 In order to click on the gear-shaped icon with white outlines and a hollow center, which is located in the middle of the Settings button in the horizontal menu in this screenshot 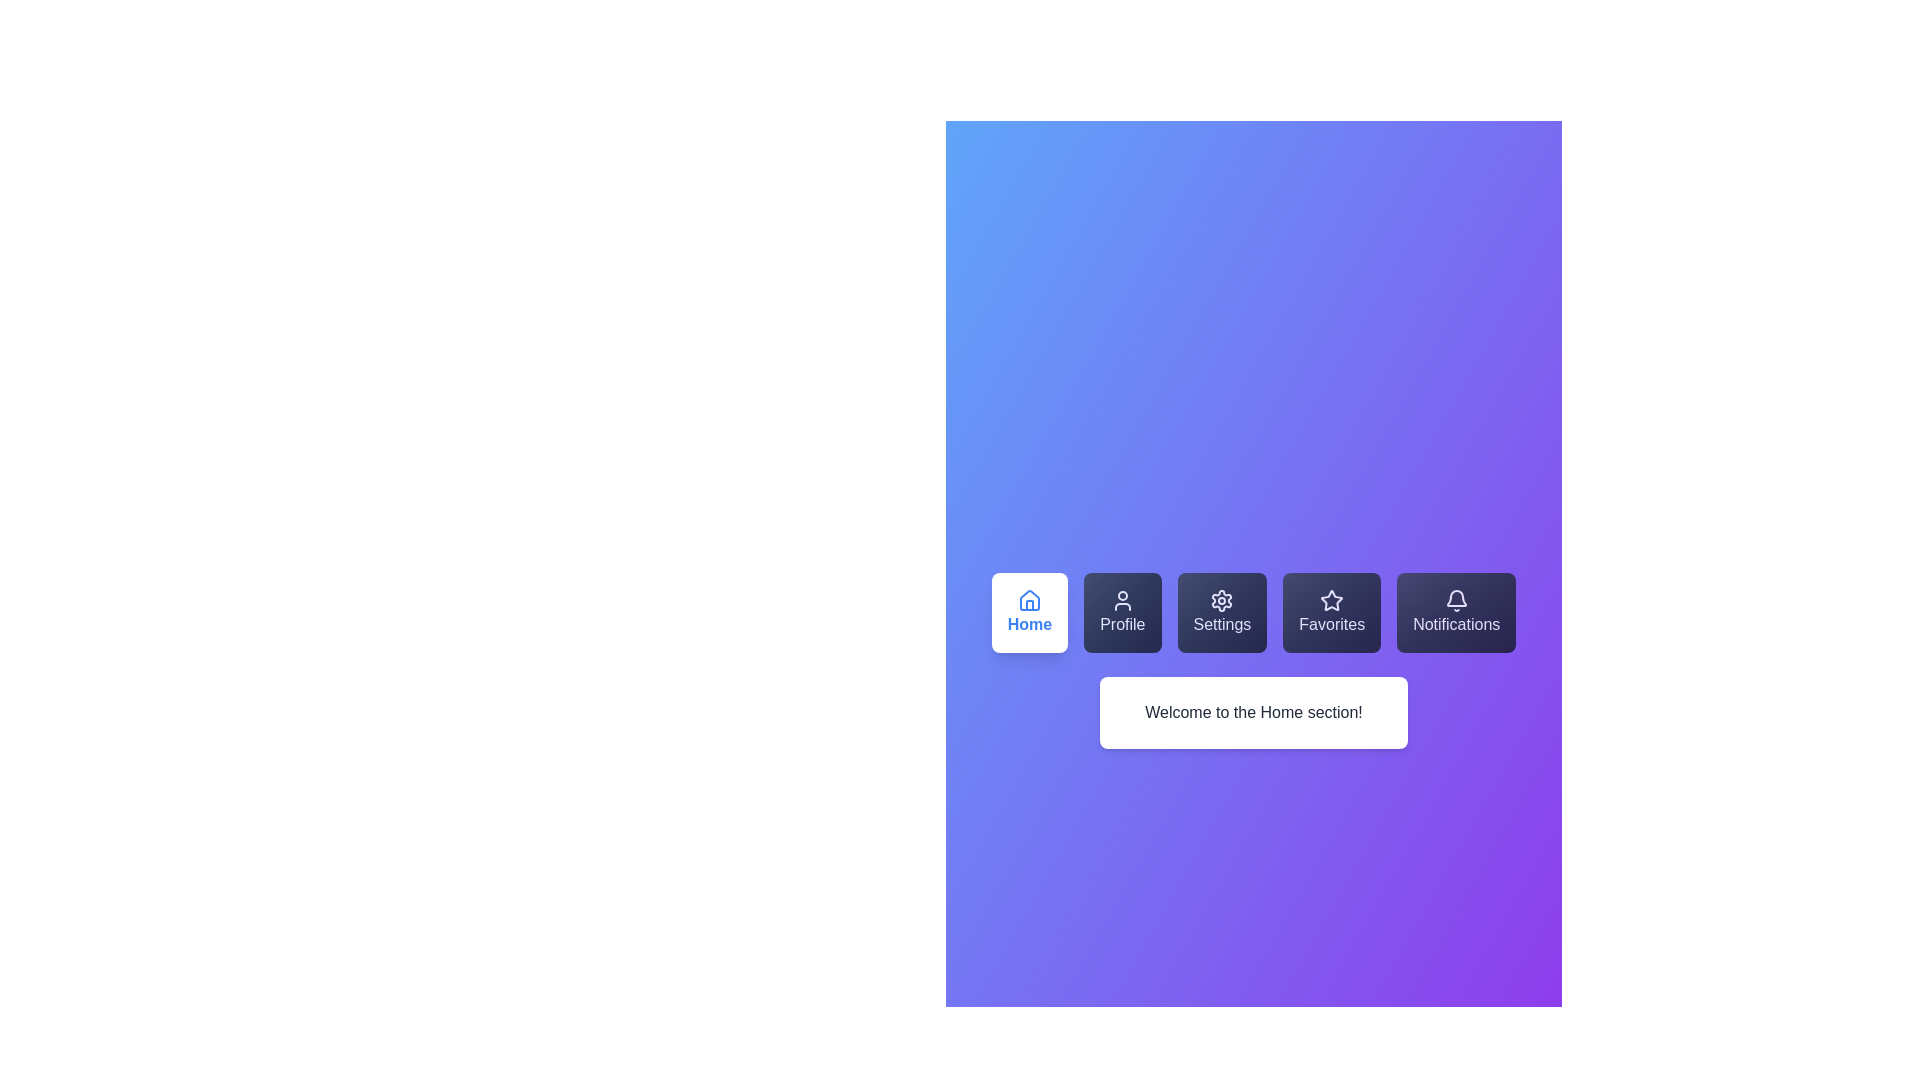, I will do `click(1221, 600)`.